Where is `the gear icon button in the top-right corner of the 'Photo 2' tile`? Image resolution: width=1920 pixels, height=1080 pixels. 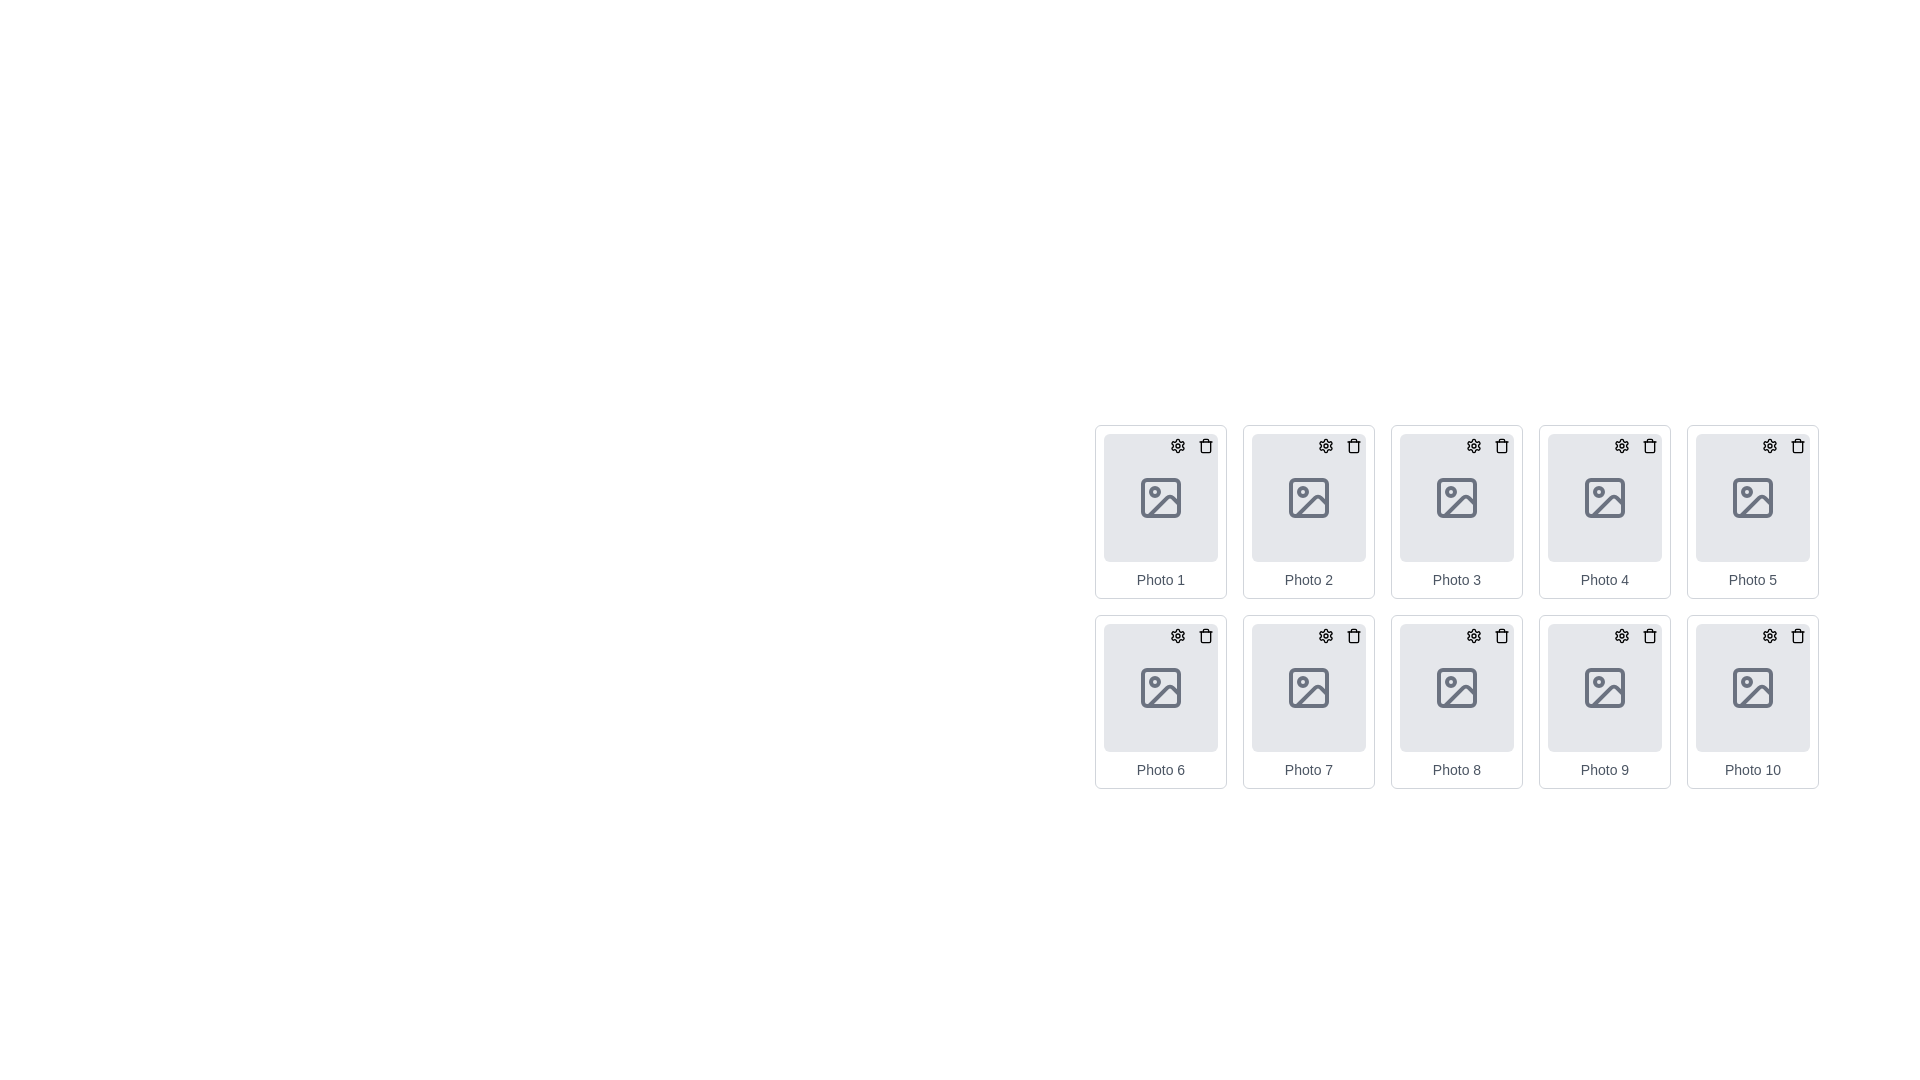 the gear icon button in the top-right corner of the 'Photo 2' tile is located at coordinates (1325, 445).